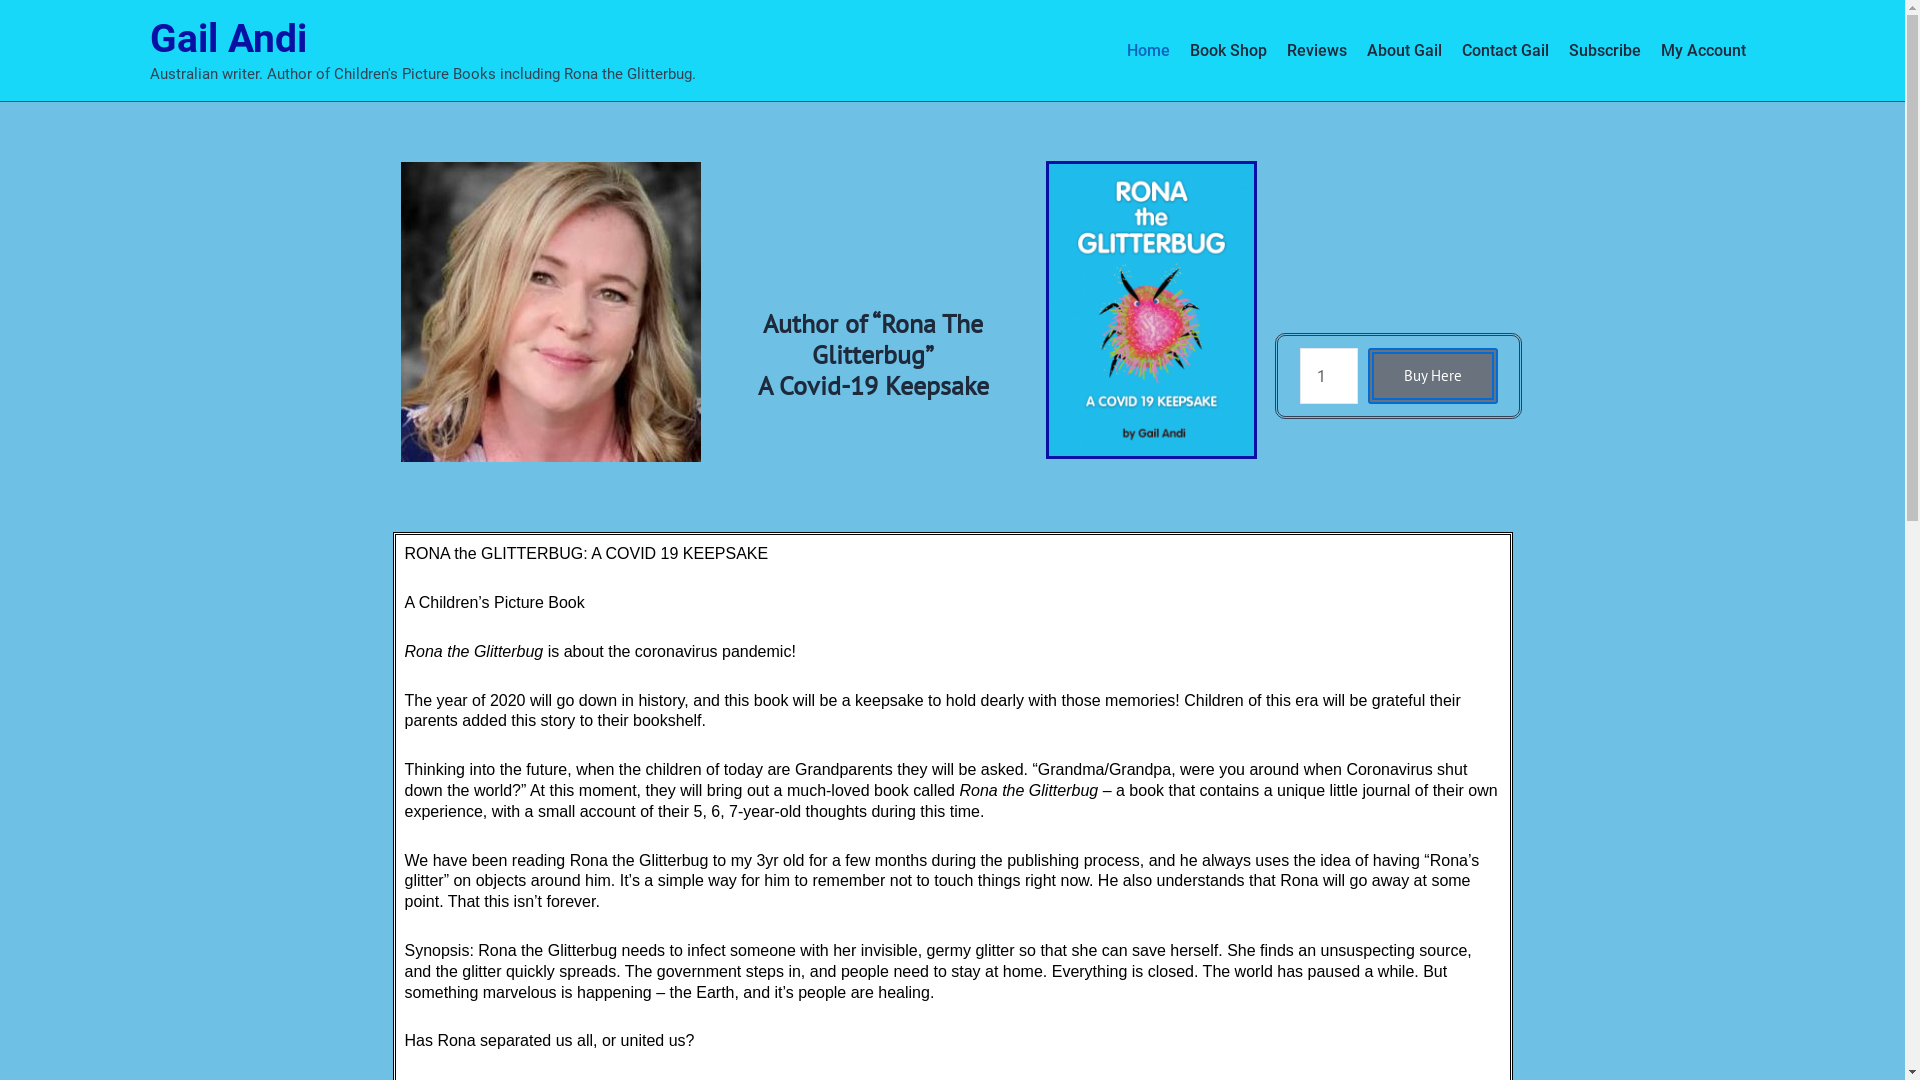  Describe the element at coordinates (1650, 49) in the screenshot. I see `'My Account'` at that location.